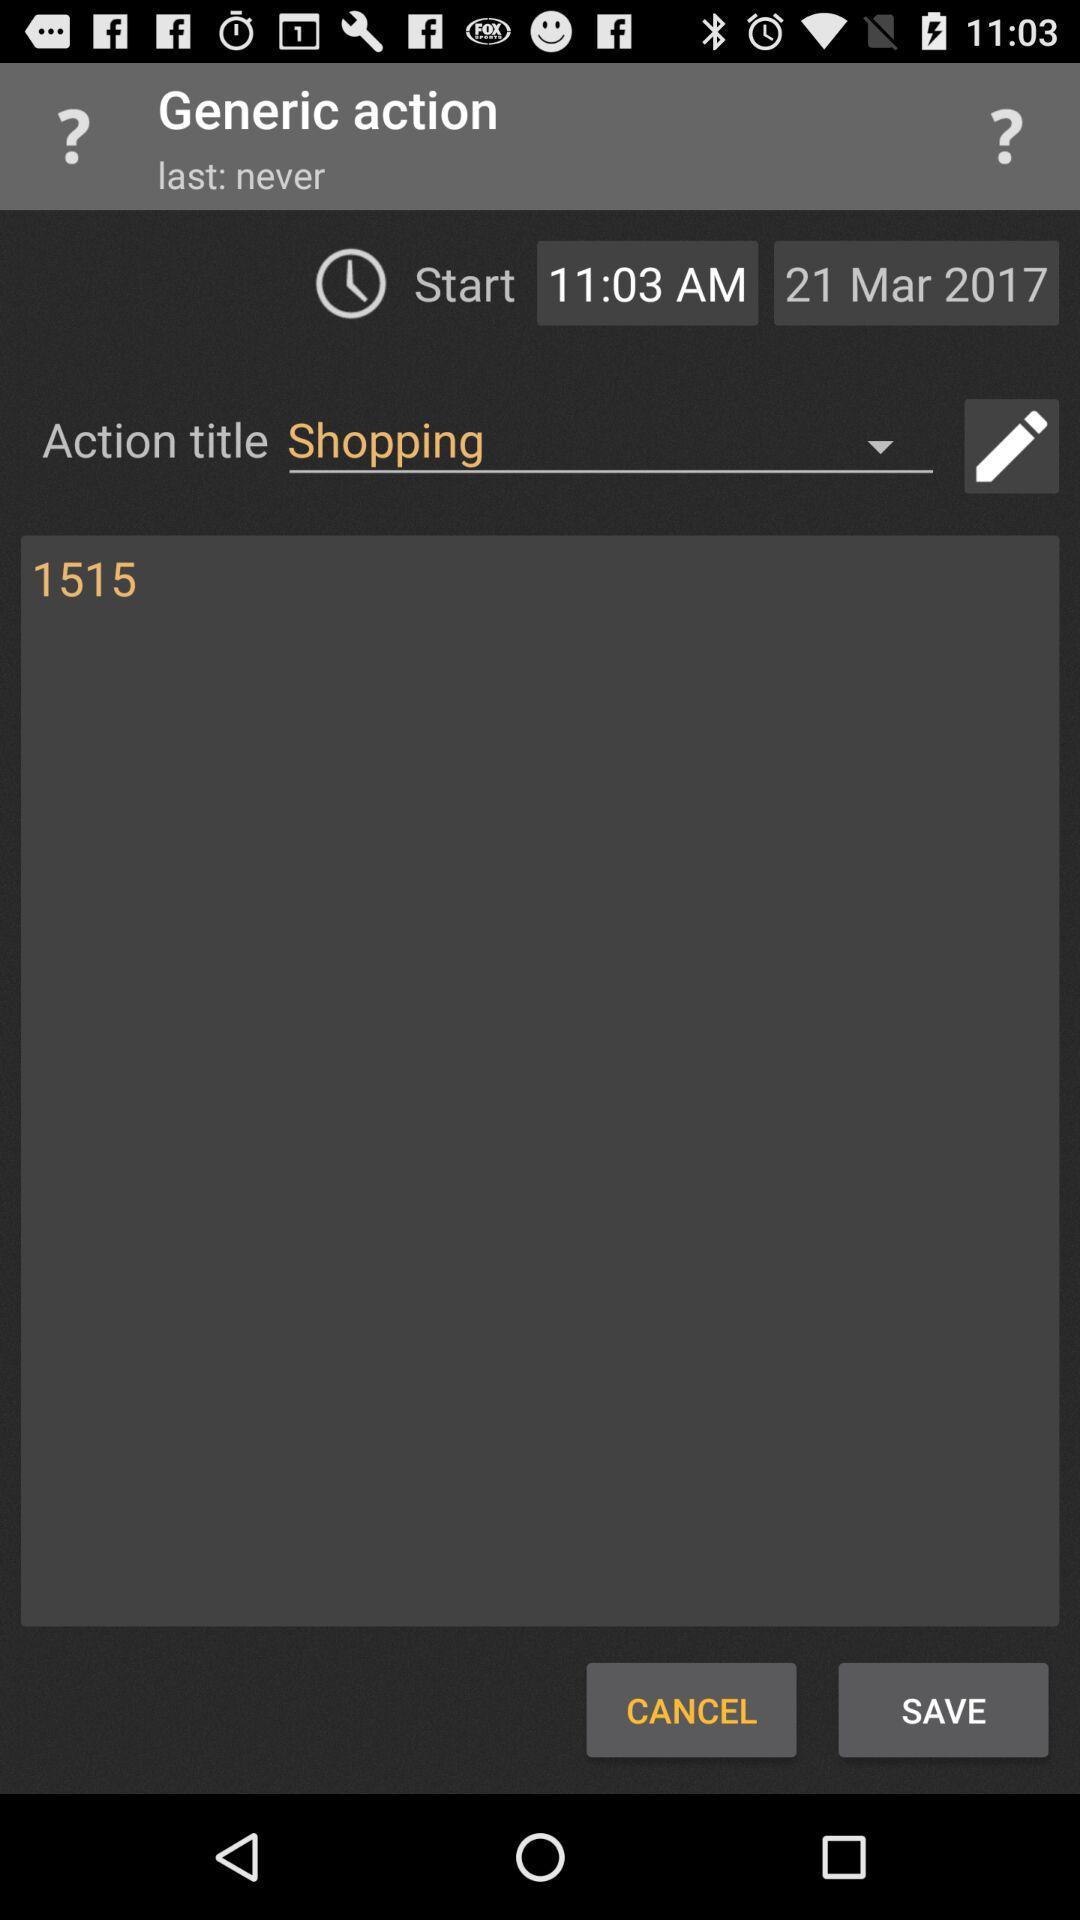 The width and height of the screenshot is (1080, 1920). Describe the element at coordinates (1006, 145) in the screenshot. I see `the help icon` at that location.